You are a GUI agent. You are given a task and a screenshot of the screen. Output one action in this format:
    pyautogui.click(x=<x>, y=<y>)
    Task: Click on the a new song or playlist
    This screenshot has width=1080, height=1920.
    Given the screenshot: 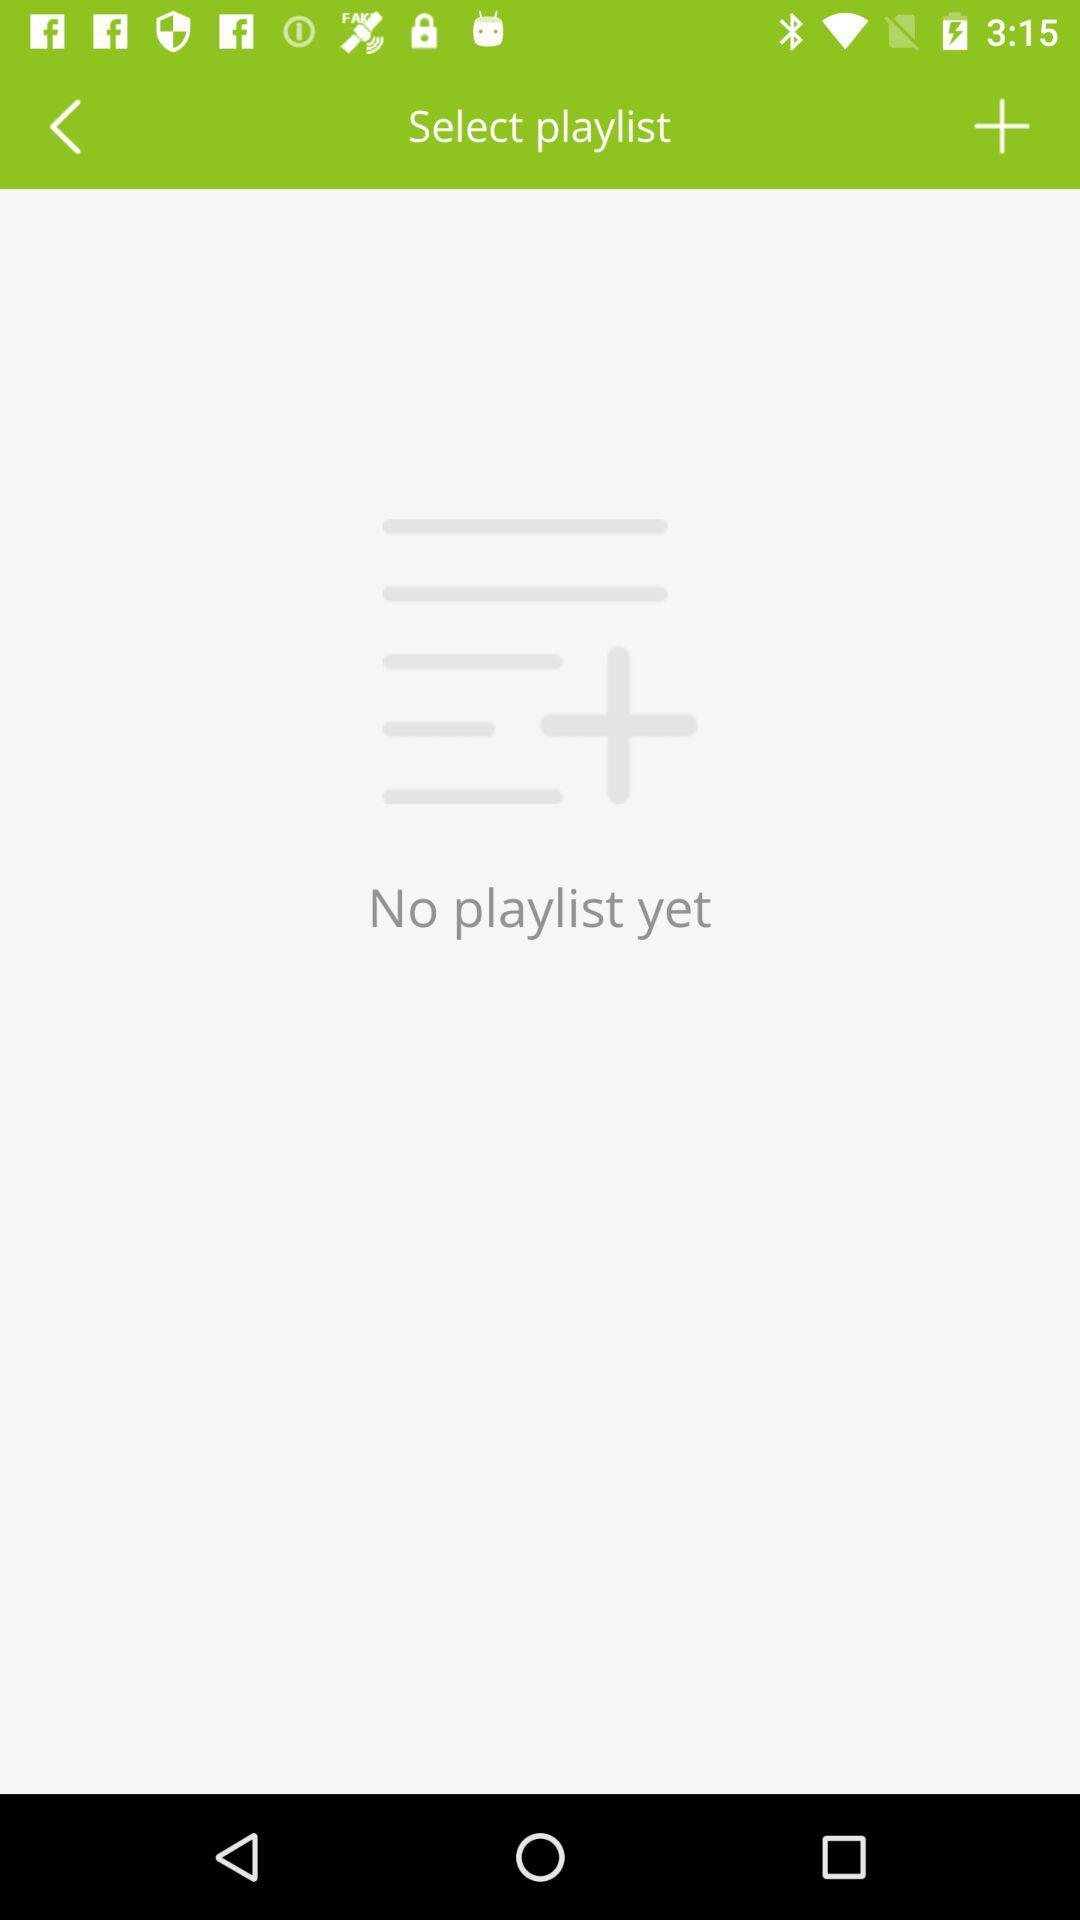 What is the action you would take?
    pyautogui.click(x=1002, y=124)
    